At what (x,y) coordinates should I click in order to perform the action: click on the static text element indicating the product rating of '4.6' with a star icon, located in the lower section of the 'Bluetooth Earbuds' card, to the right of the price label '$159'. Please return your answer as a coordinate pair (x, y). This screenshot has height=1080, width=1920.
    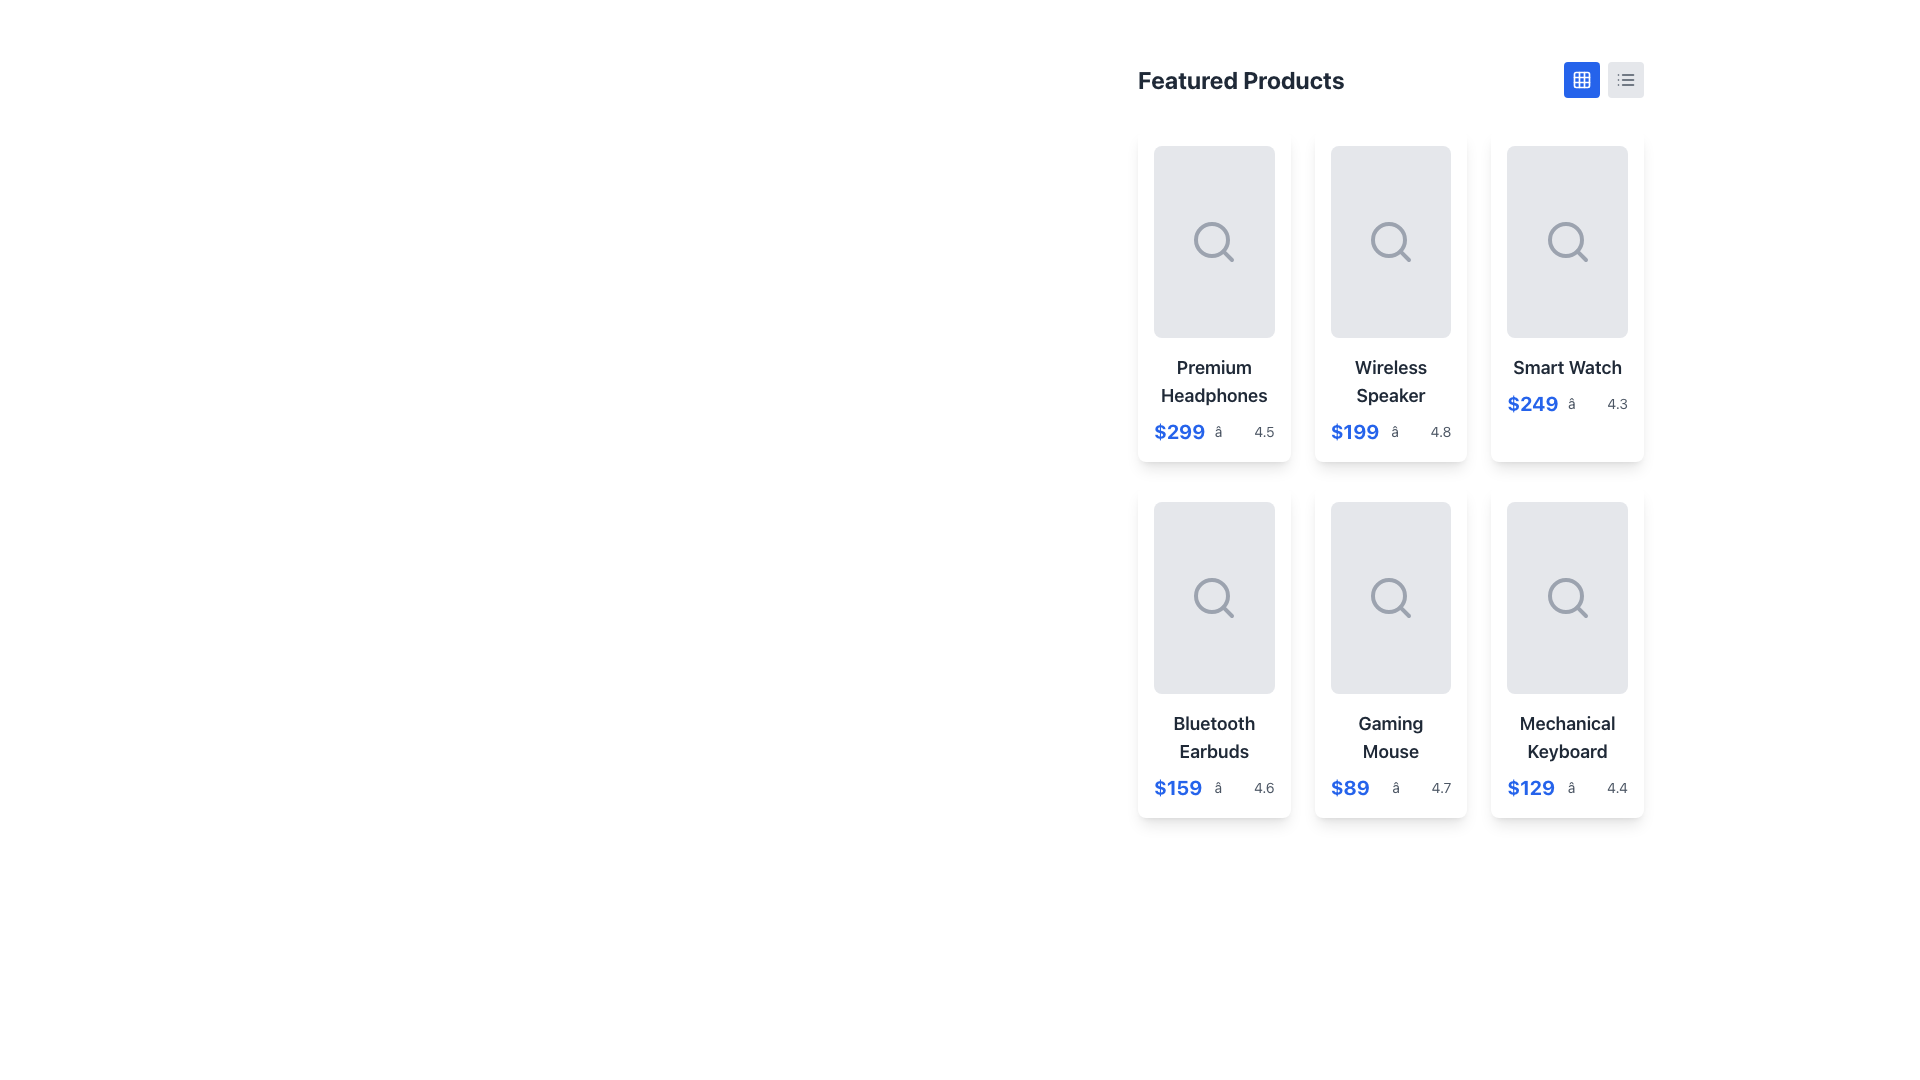
    Looking at the image, I should click on (1243, 786).